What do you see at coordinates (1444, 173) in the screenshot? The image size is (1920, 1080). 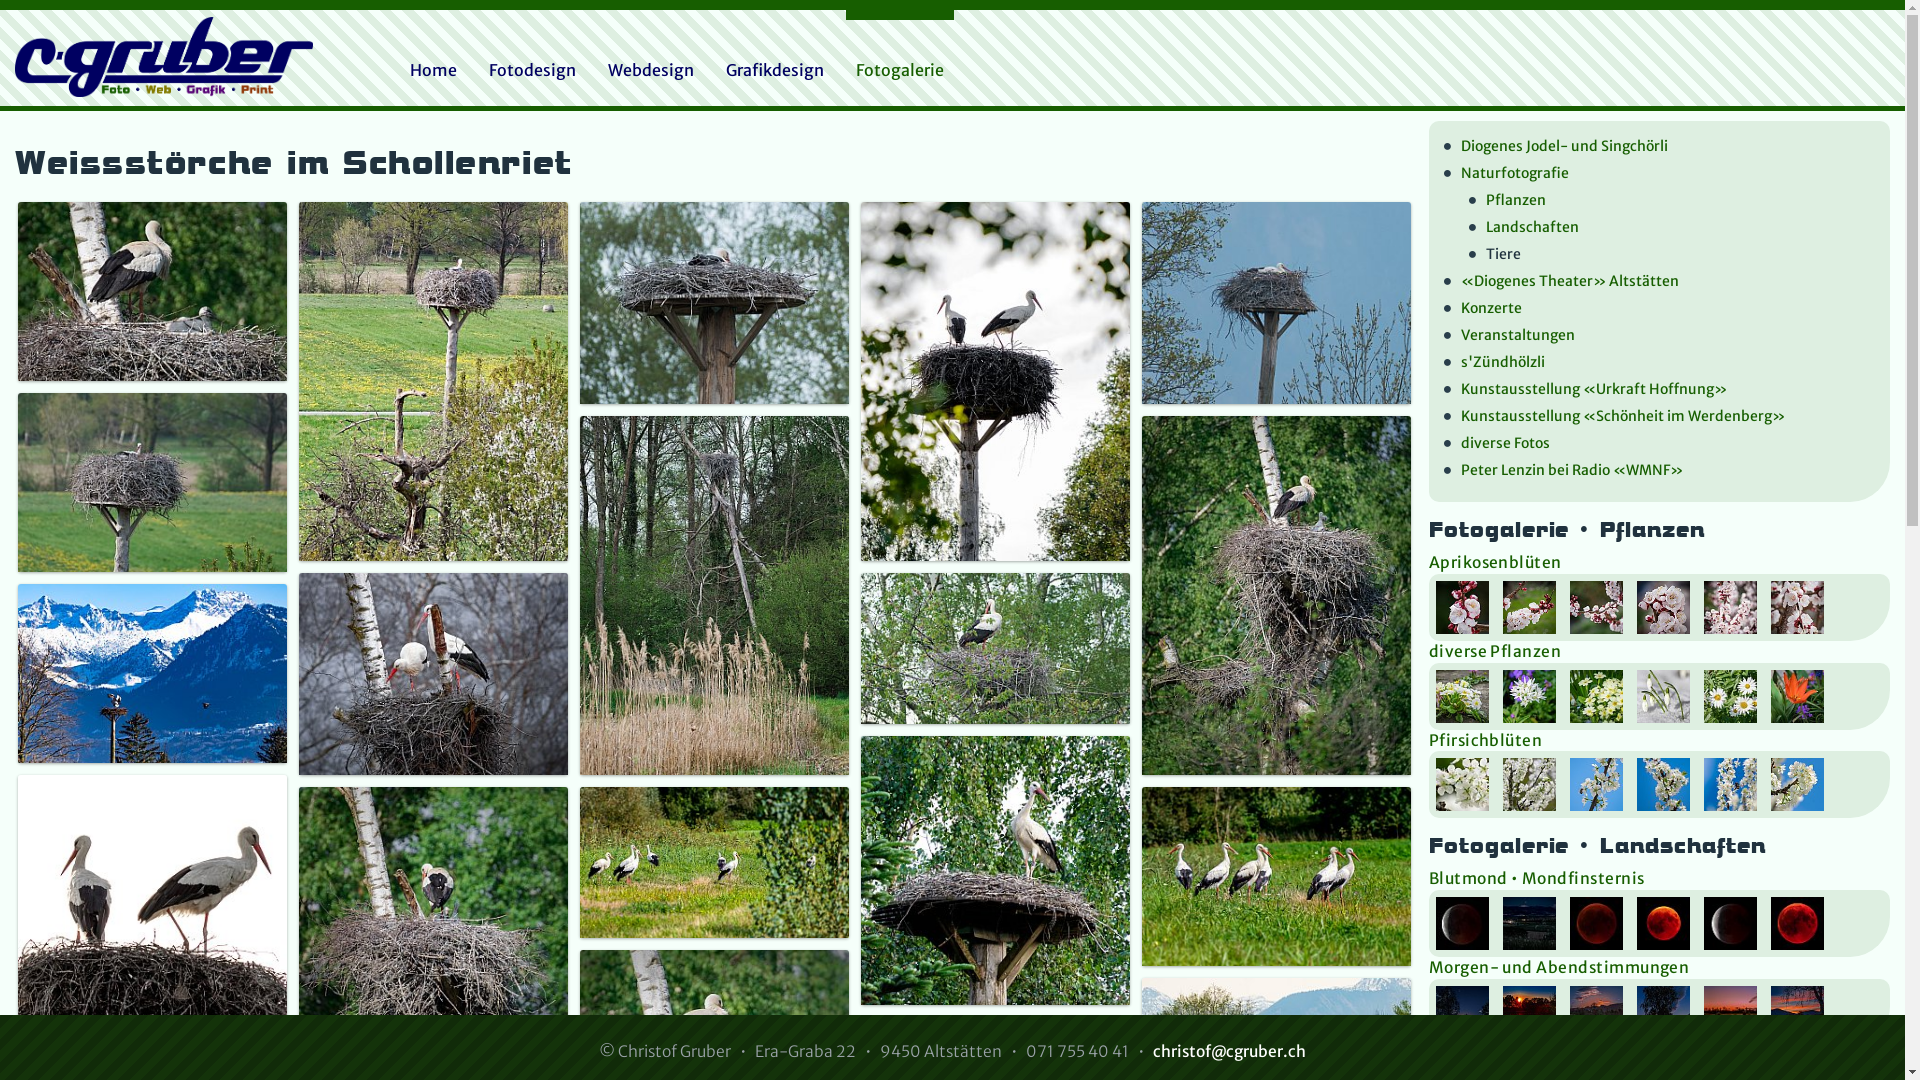 I see `'Naturfotografie'` at bounding box center [1444, 173].